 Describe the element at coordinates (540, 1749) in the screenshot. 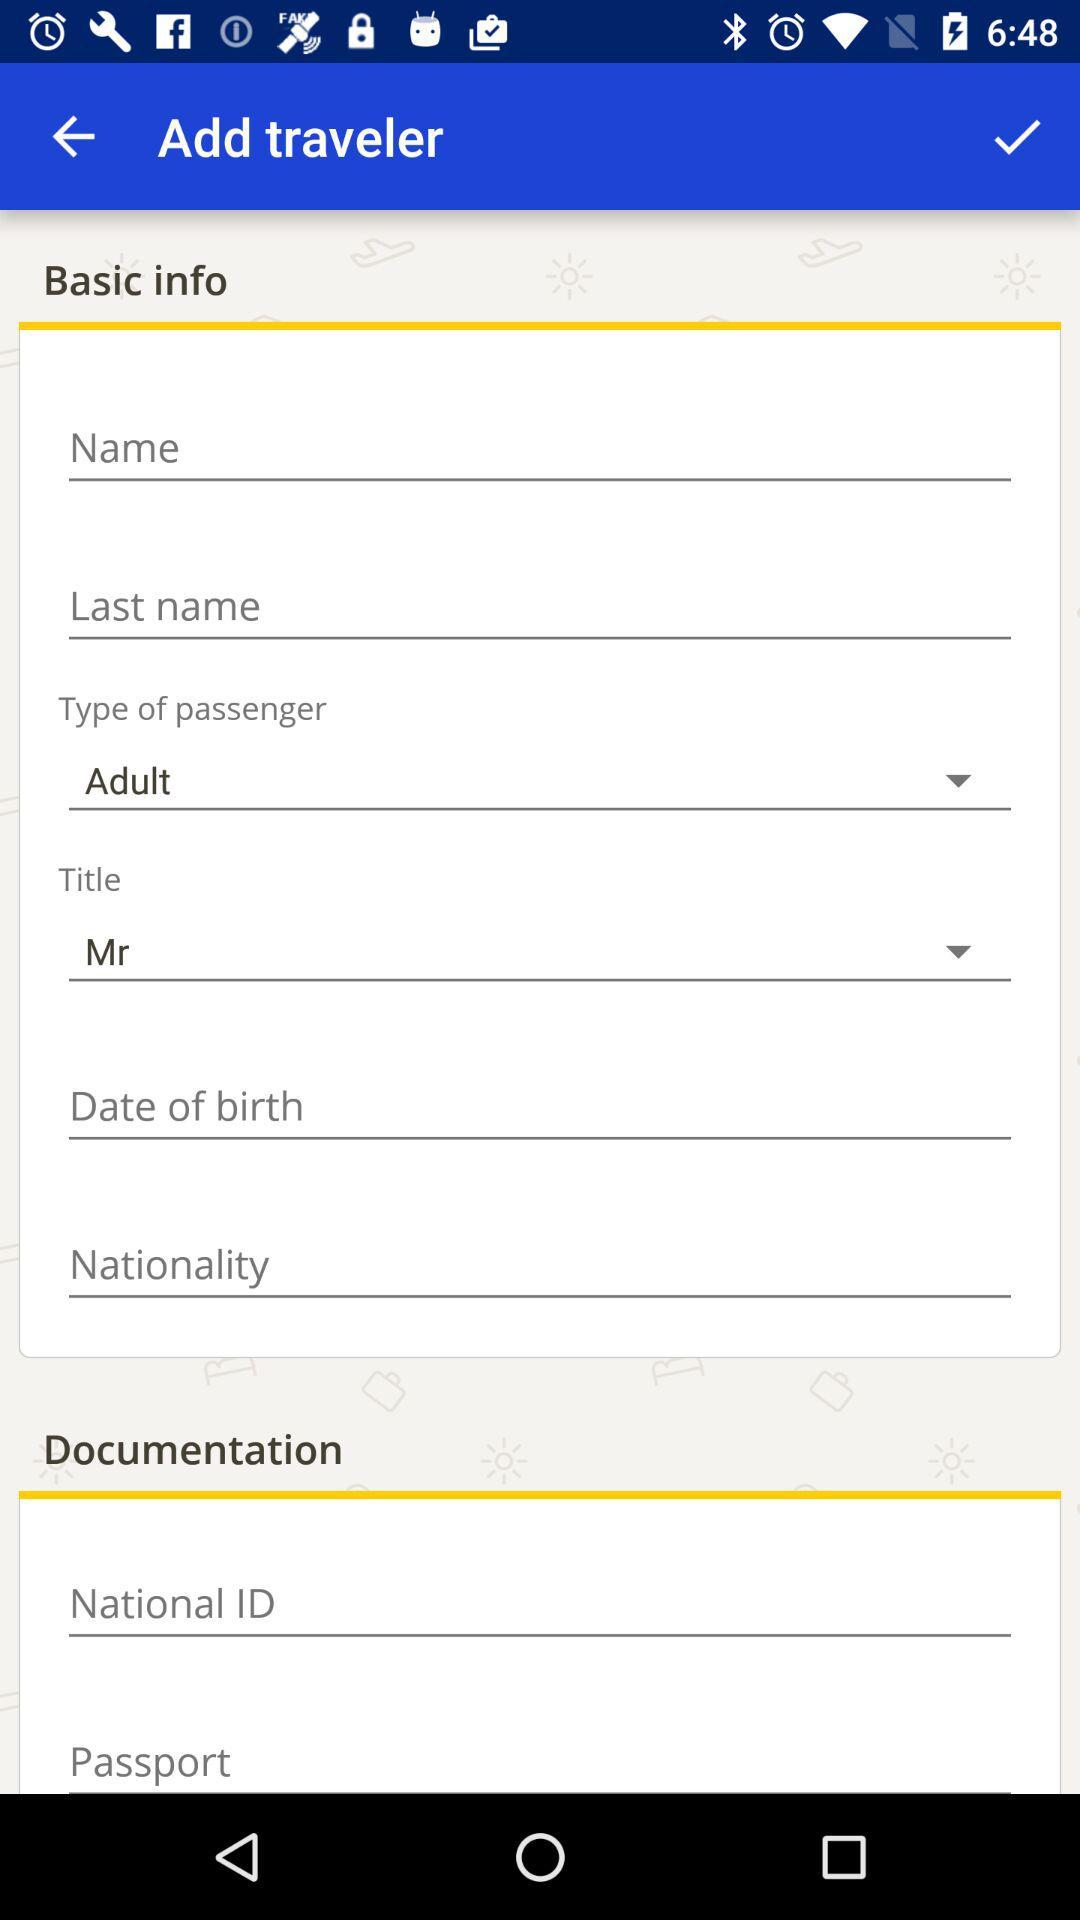

I see `open text box for passport` at that location.